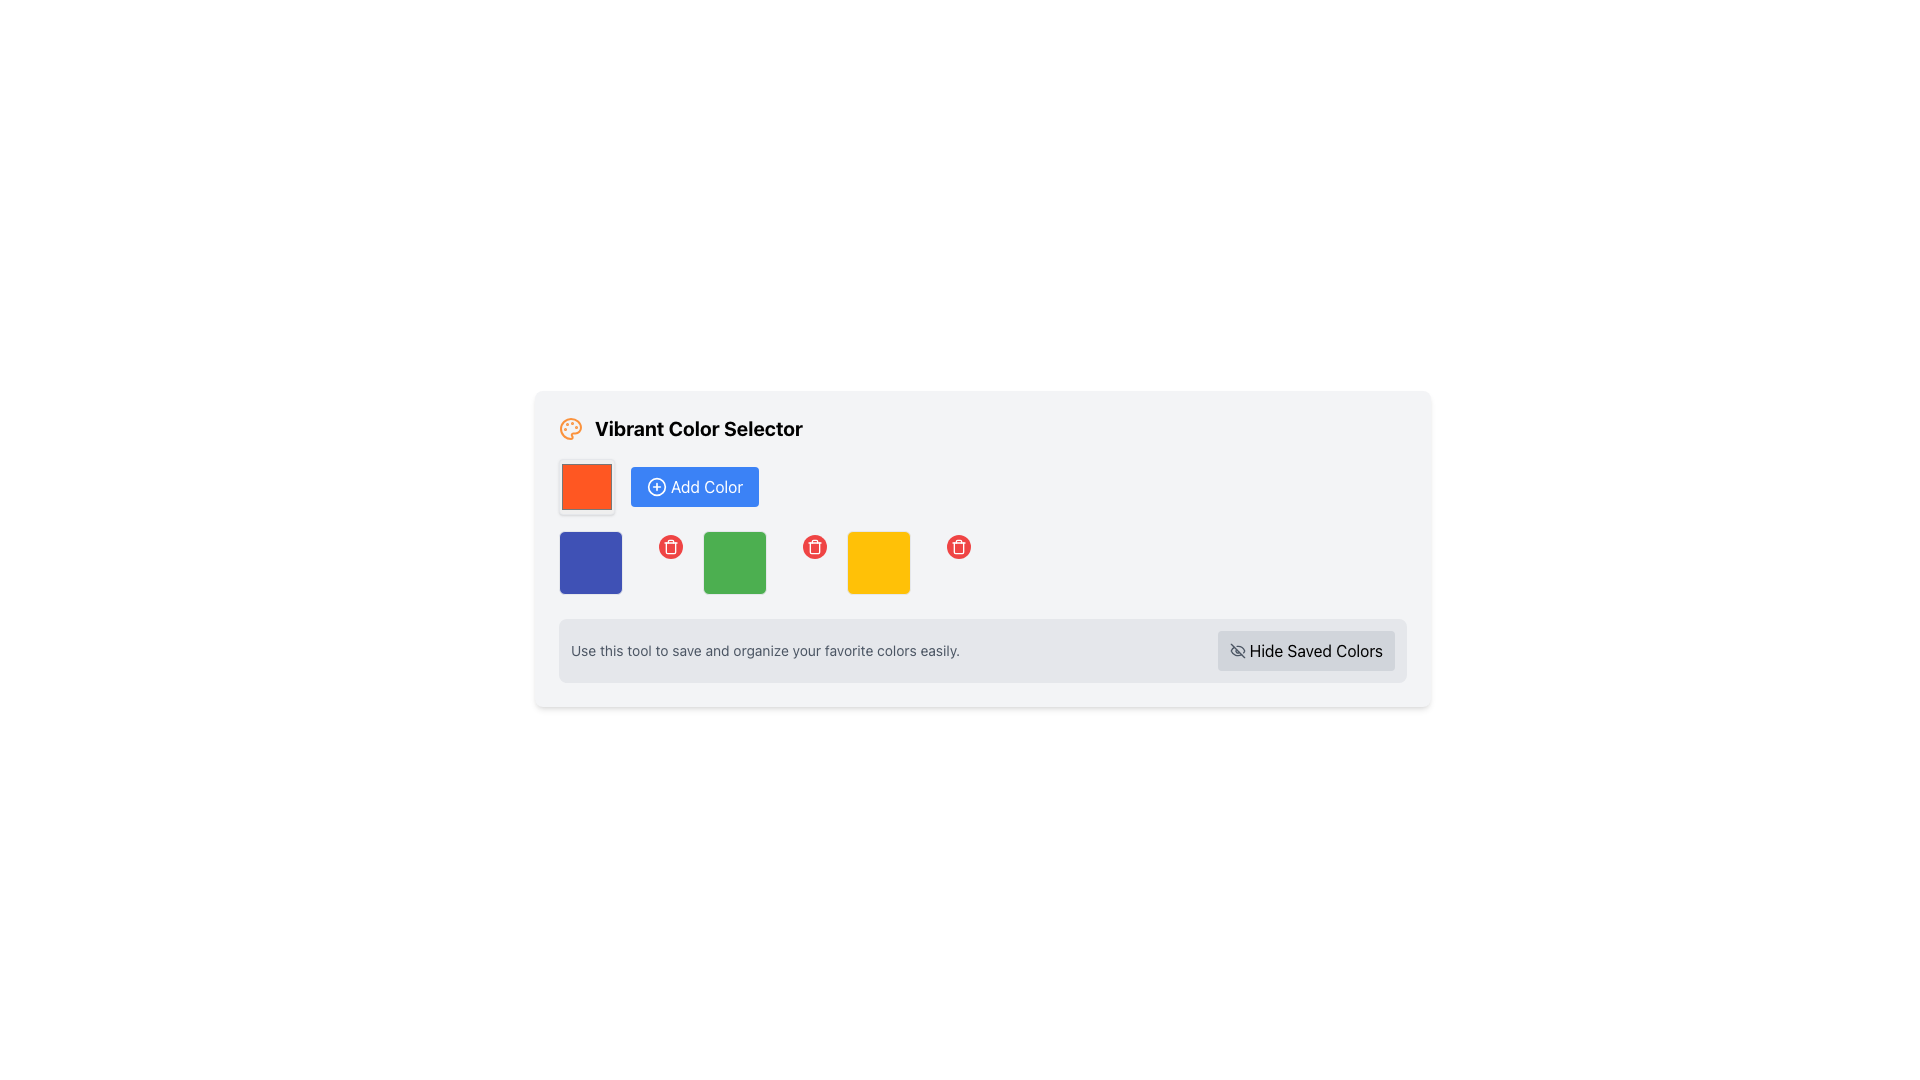 The width and height of the screenshot is (1920, 1080). What do you see at coordinates (657, 486) in the screenshot?
I see `SVG Circle element that is part of the plus icon in the Add Color button by clicking on its center` at bounding box center [657, 486].